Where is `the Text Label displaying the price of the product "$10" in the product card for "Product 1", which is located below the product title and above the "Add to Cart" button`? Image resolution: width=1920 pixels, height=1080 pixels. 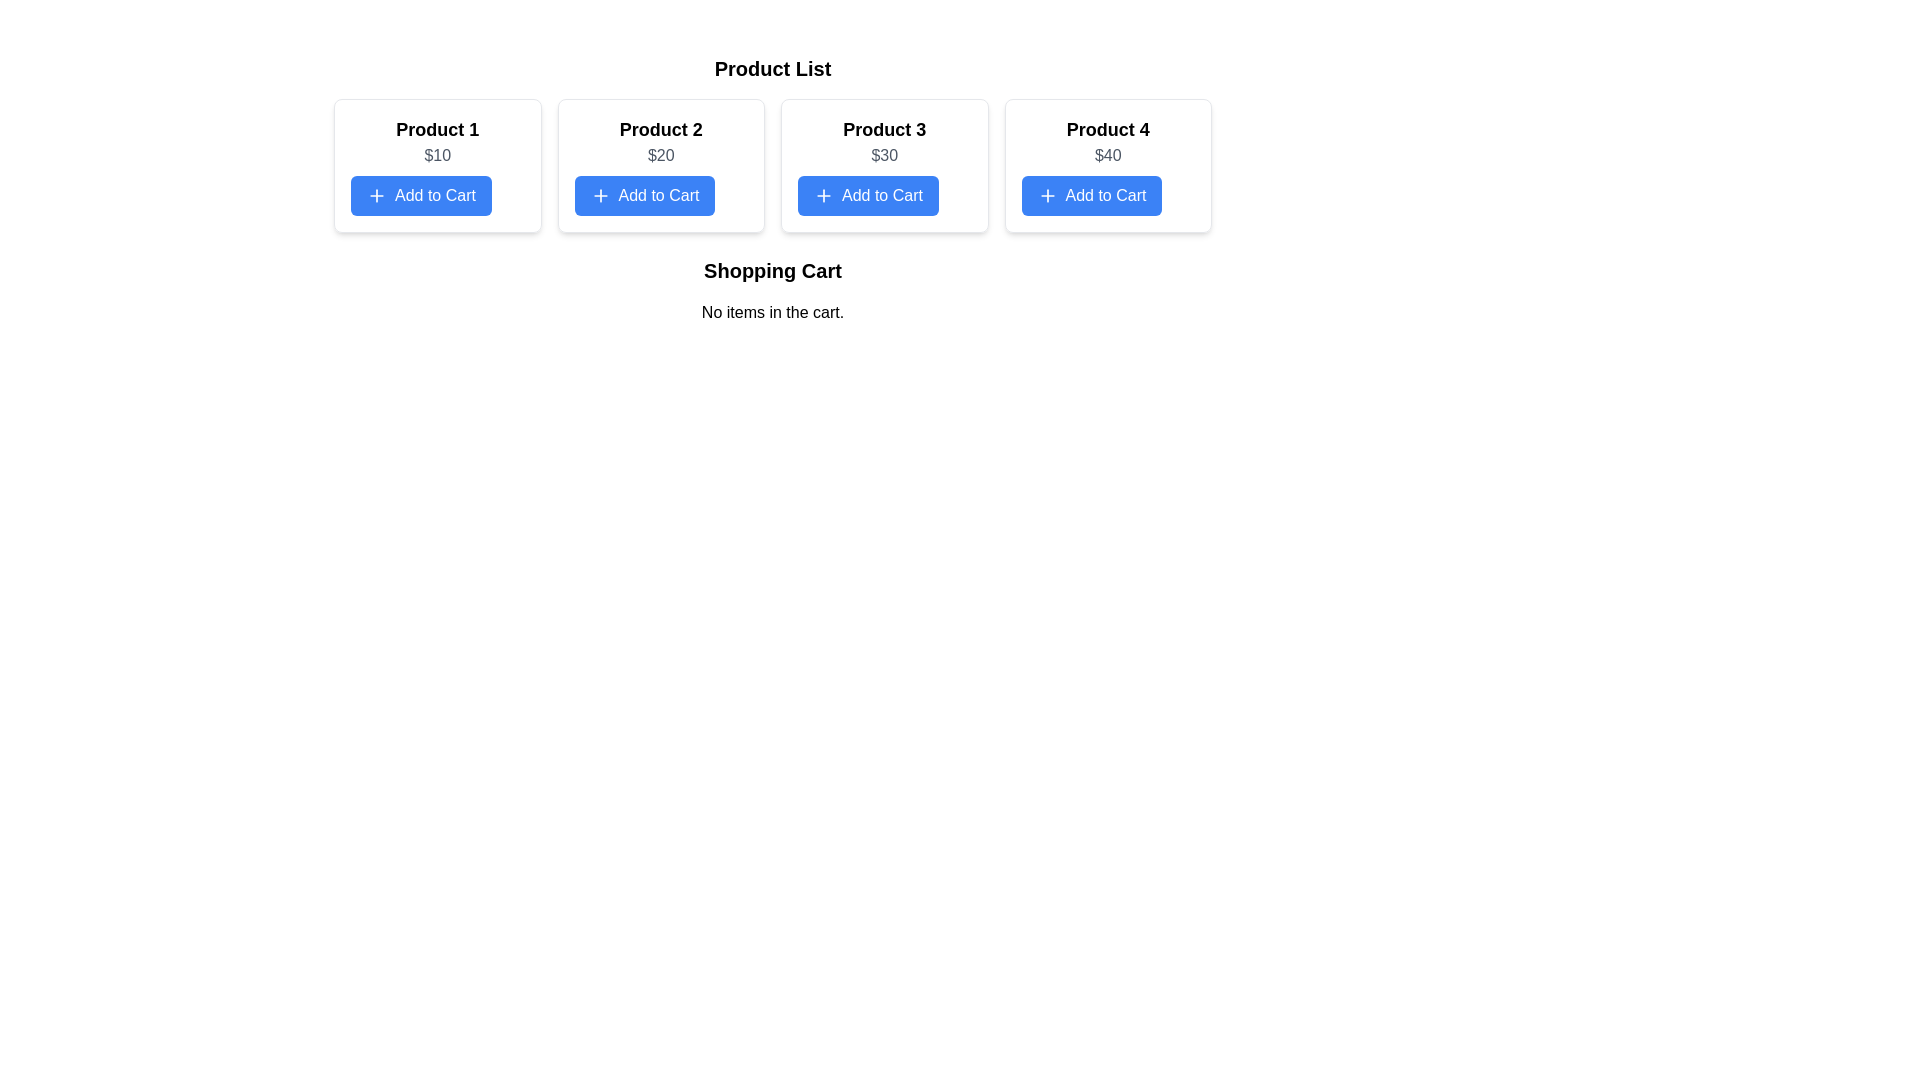 the Text Label displaying the price of the product "$10" in the product card for "Product 1", which is located below the product title and above the "Add to Cart" button is located at coordinates (436, 154).